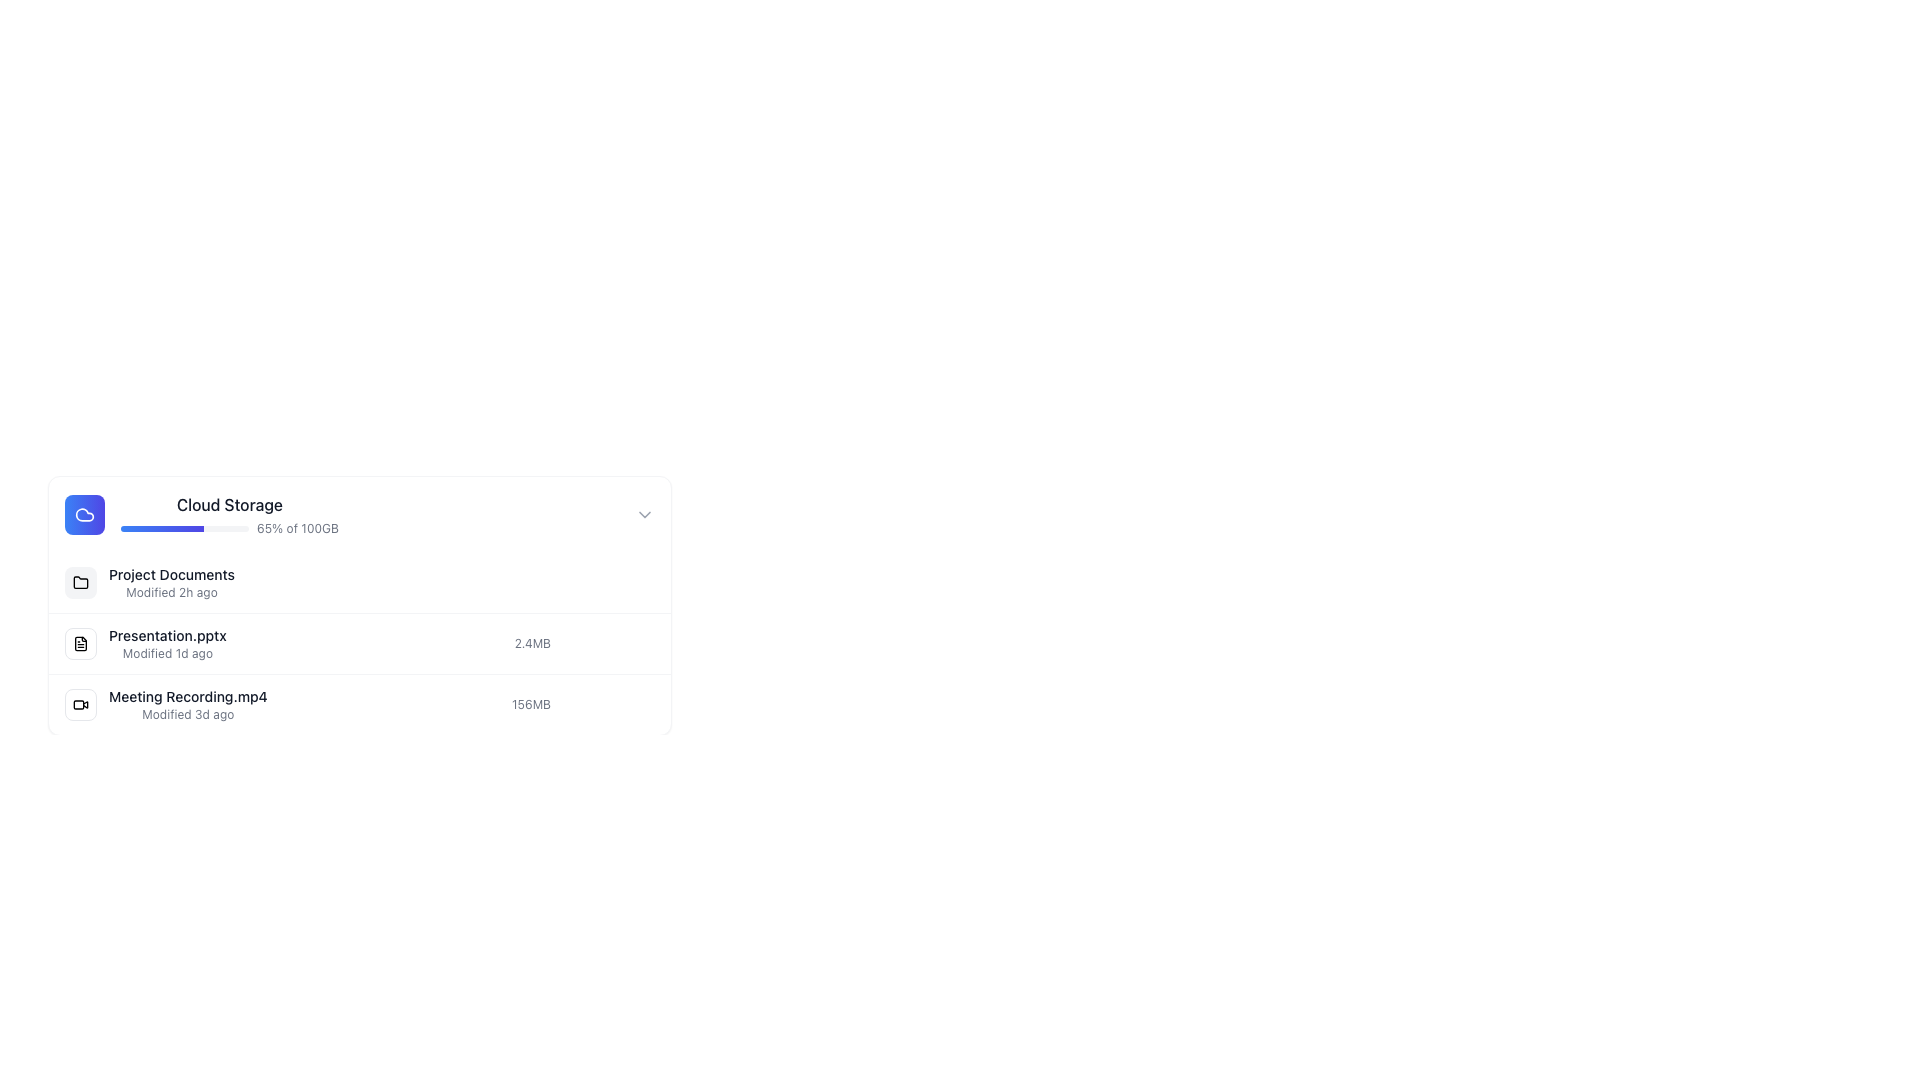  I want to click on the context menu trigger button located at the far right of the third row associated with the 'Meeting Recording.mp4' file, so click(643, 704).